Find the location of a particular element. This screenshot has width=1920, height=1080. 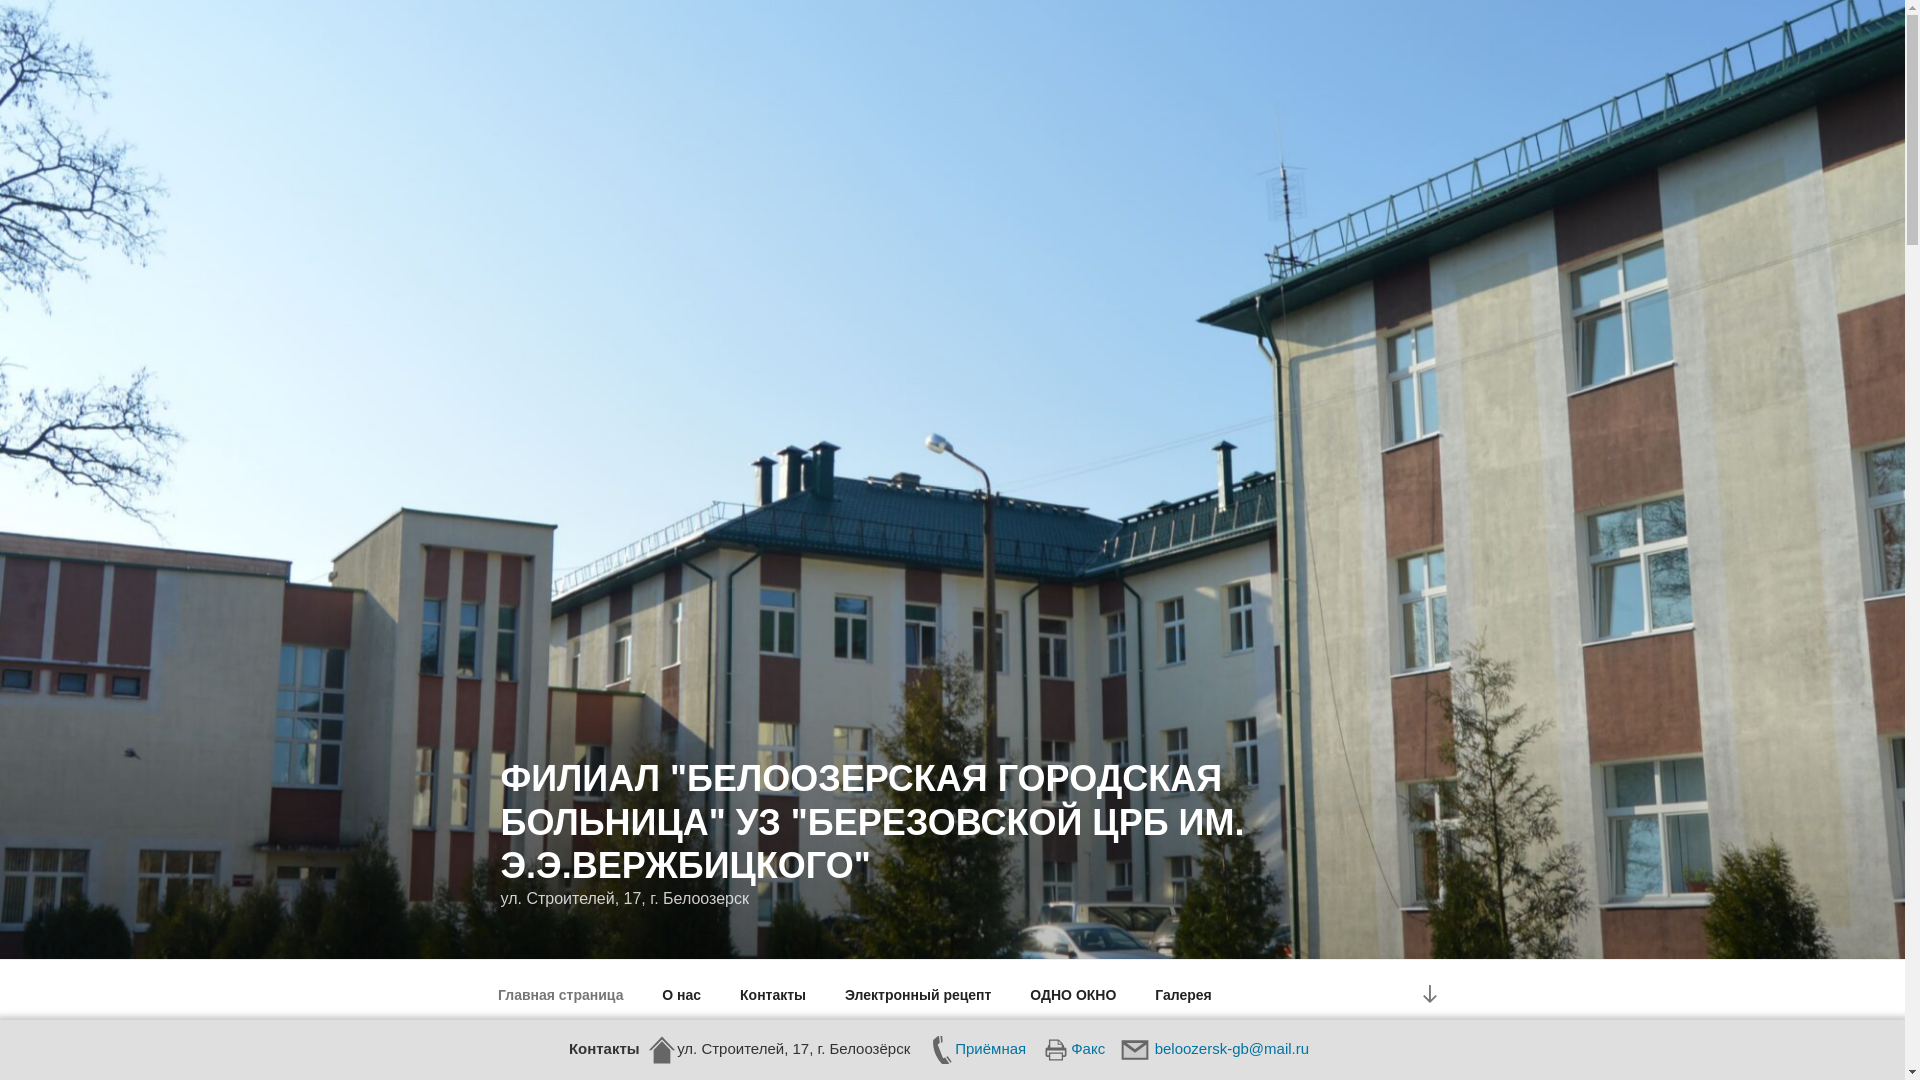

'beloozersk-gb@mail.ru' is located at coordinates (1118, 1047).